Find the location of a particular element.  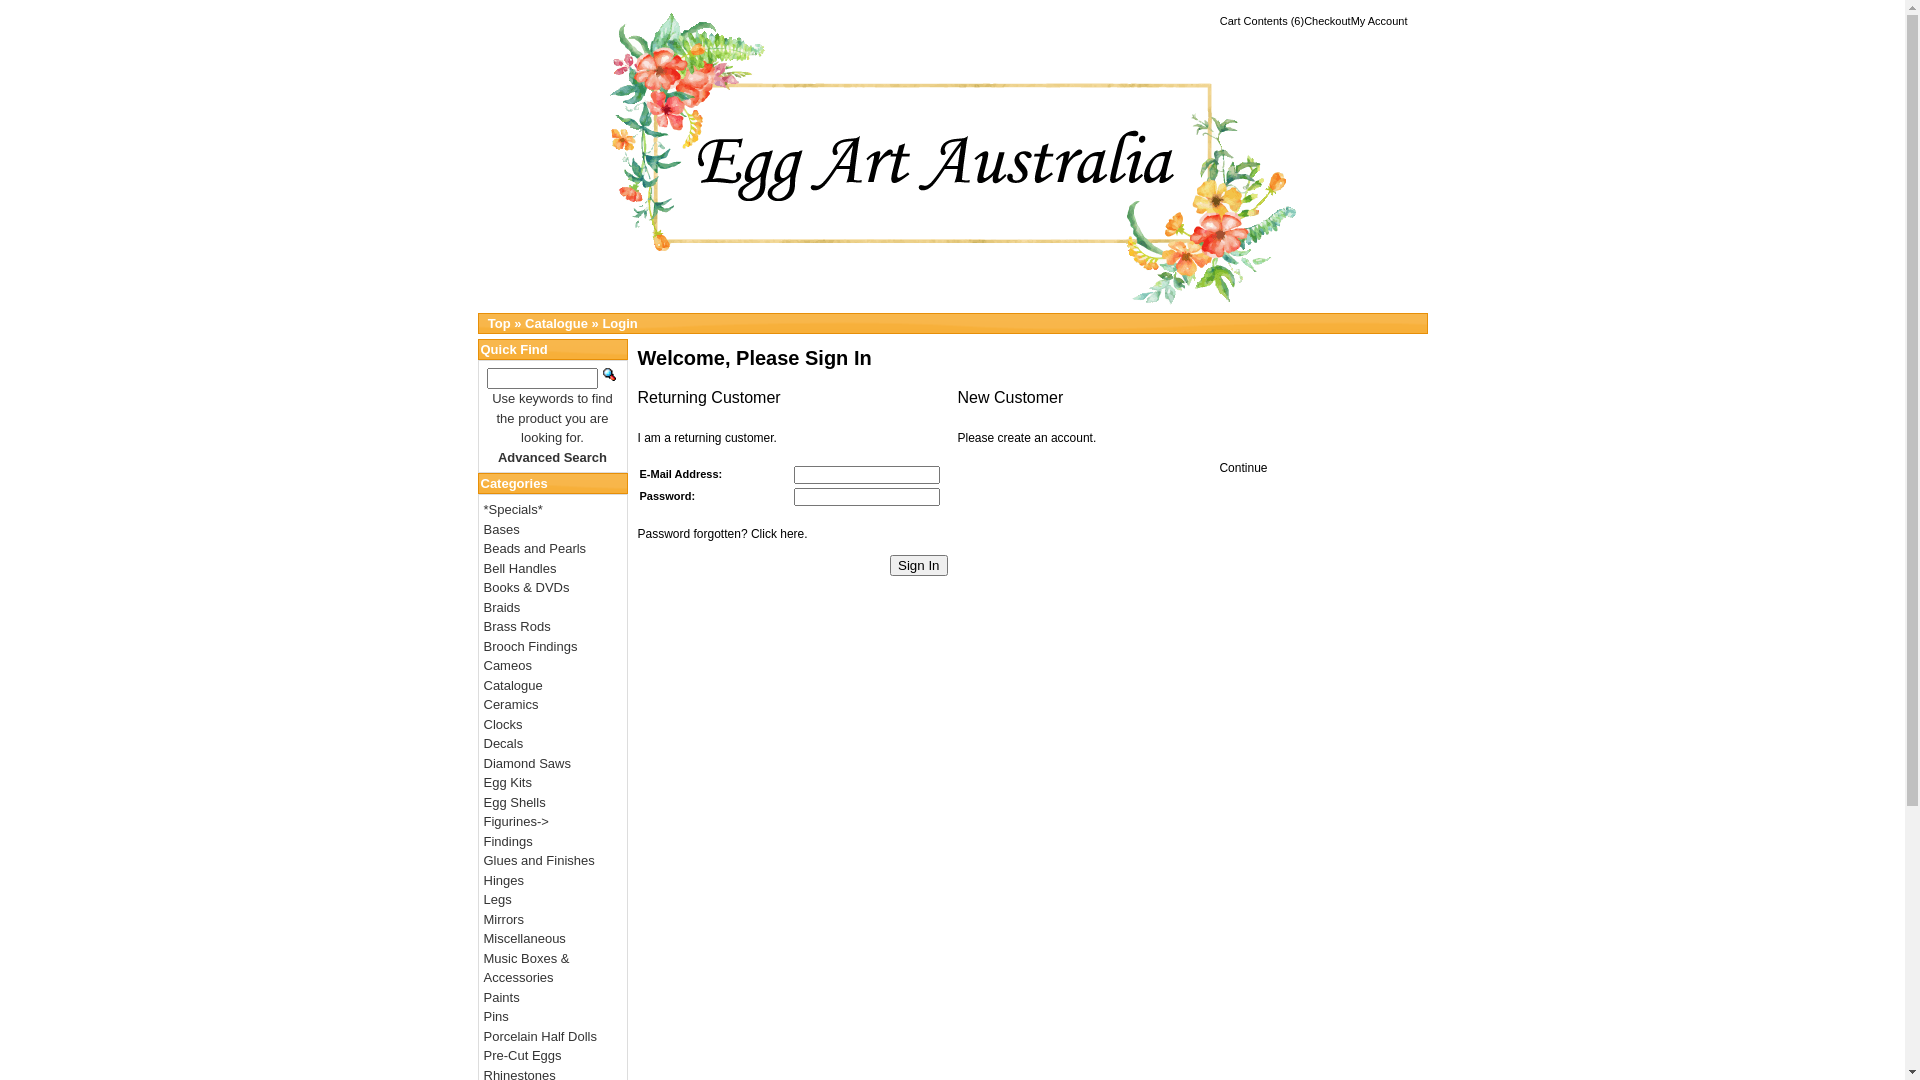

'Diamond Saws' is located at coordinates (484, 763).